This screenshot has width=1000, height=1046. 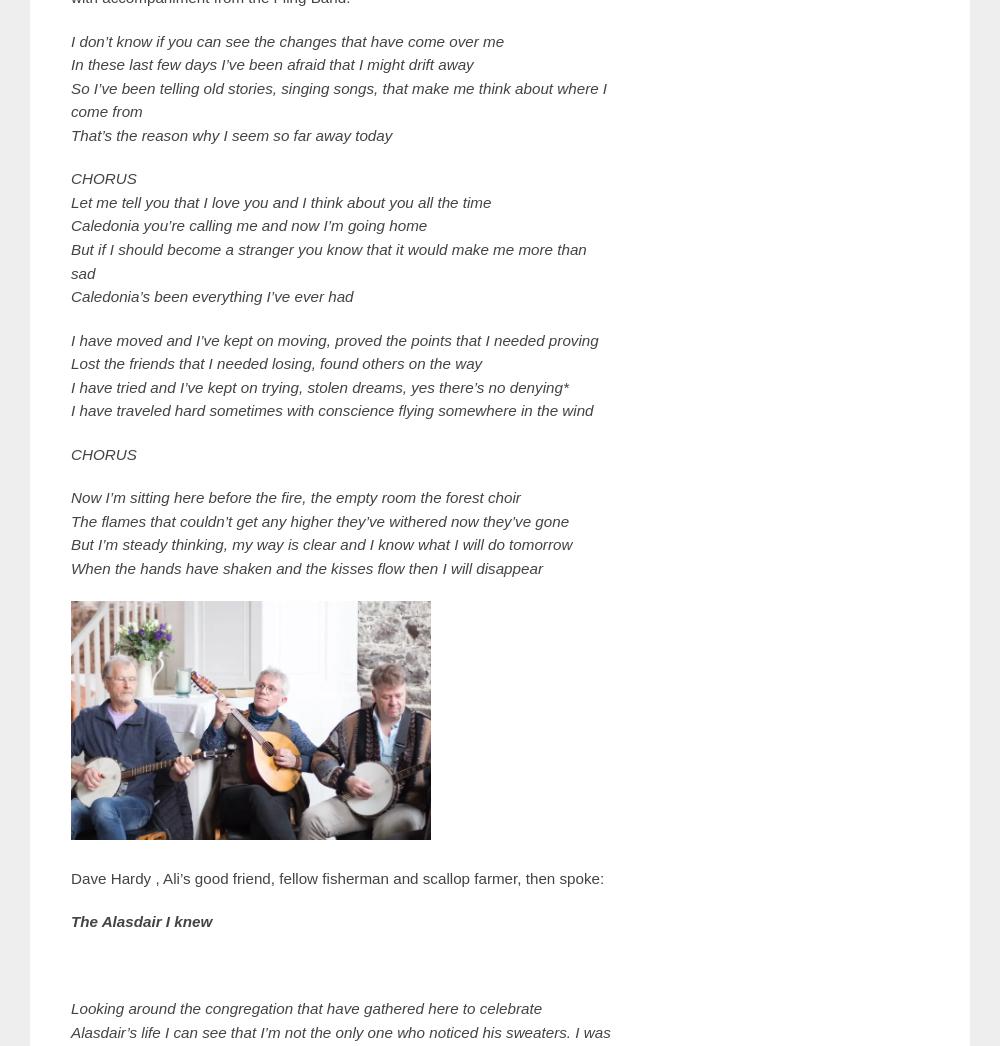 I want to click on 'I don’t know if you can see the changes that have come over me', so click(x=70, y=39).